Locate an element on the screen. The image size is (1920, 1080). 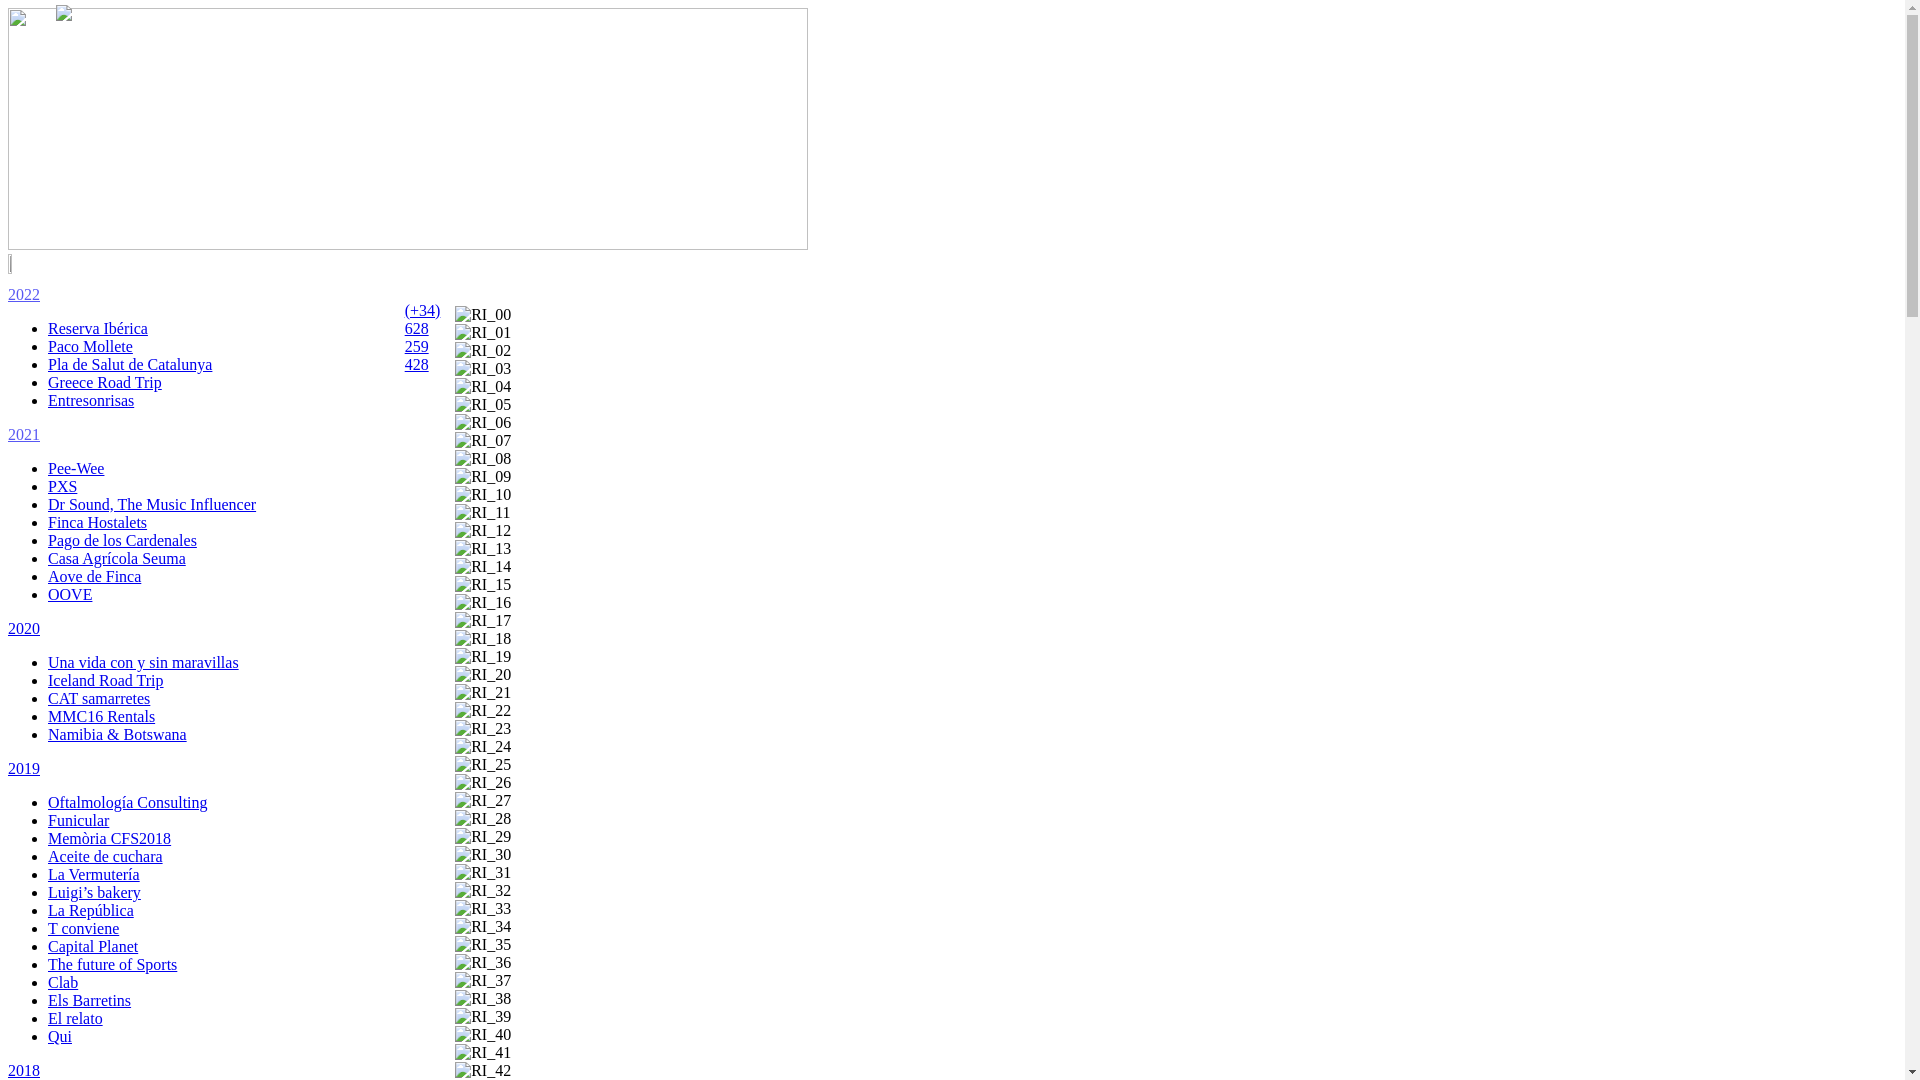
'The future of Sports' is located at coordinates (111, 963).